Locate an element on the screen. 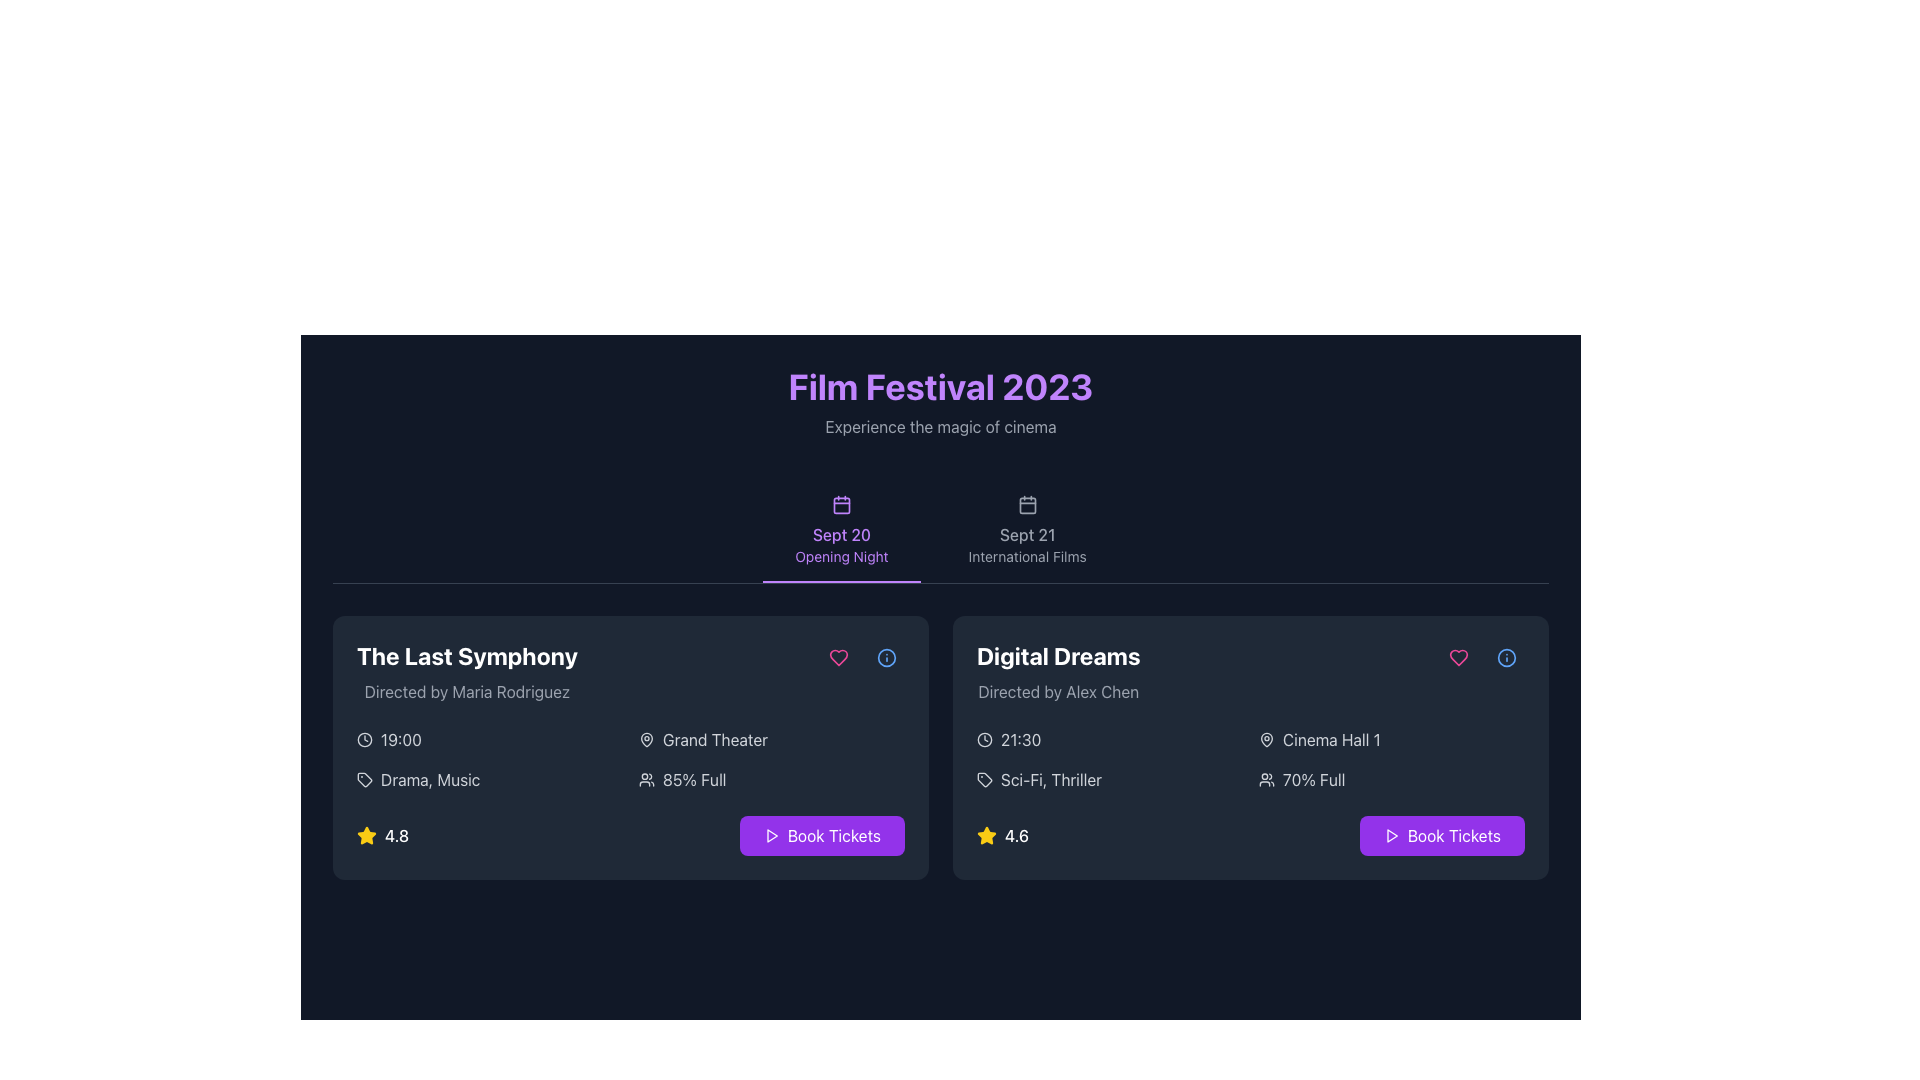 The width and height of the screenshot is (1920, 1080). the yellow star-shaped Rating icon located on the right side of the comparison row for the movie 'Digital Dreams', next to the numeric rating value is located at coordinates (987, 835).